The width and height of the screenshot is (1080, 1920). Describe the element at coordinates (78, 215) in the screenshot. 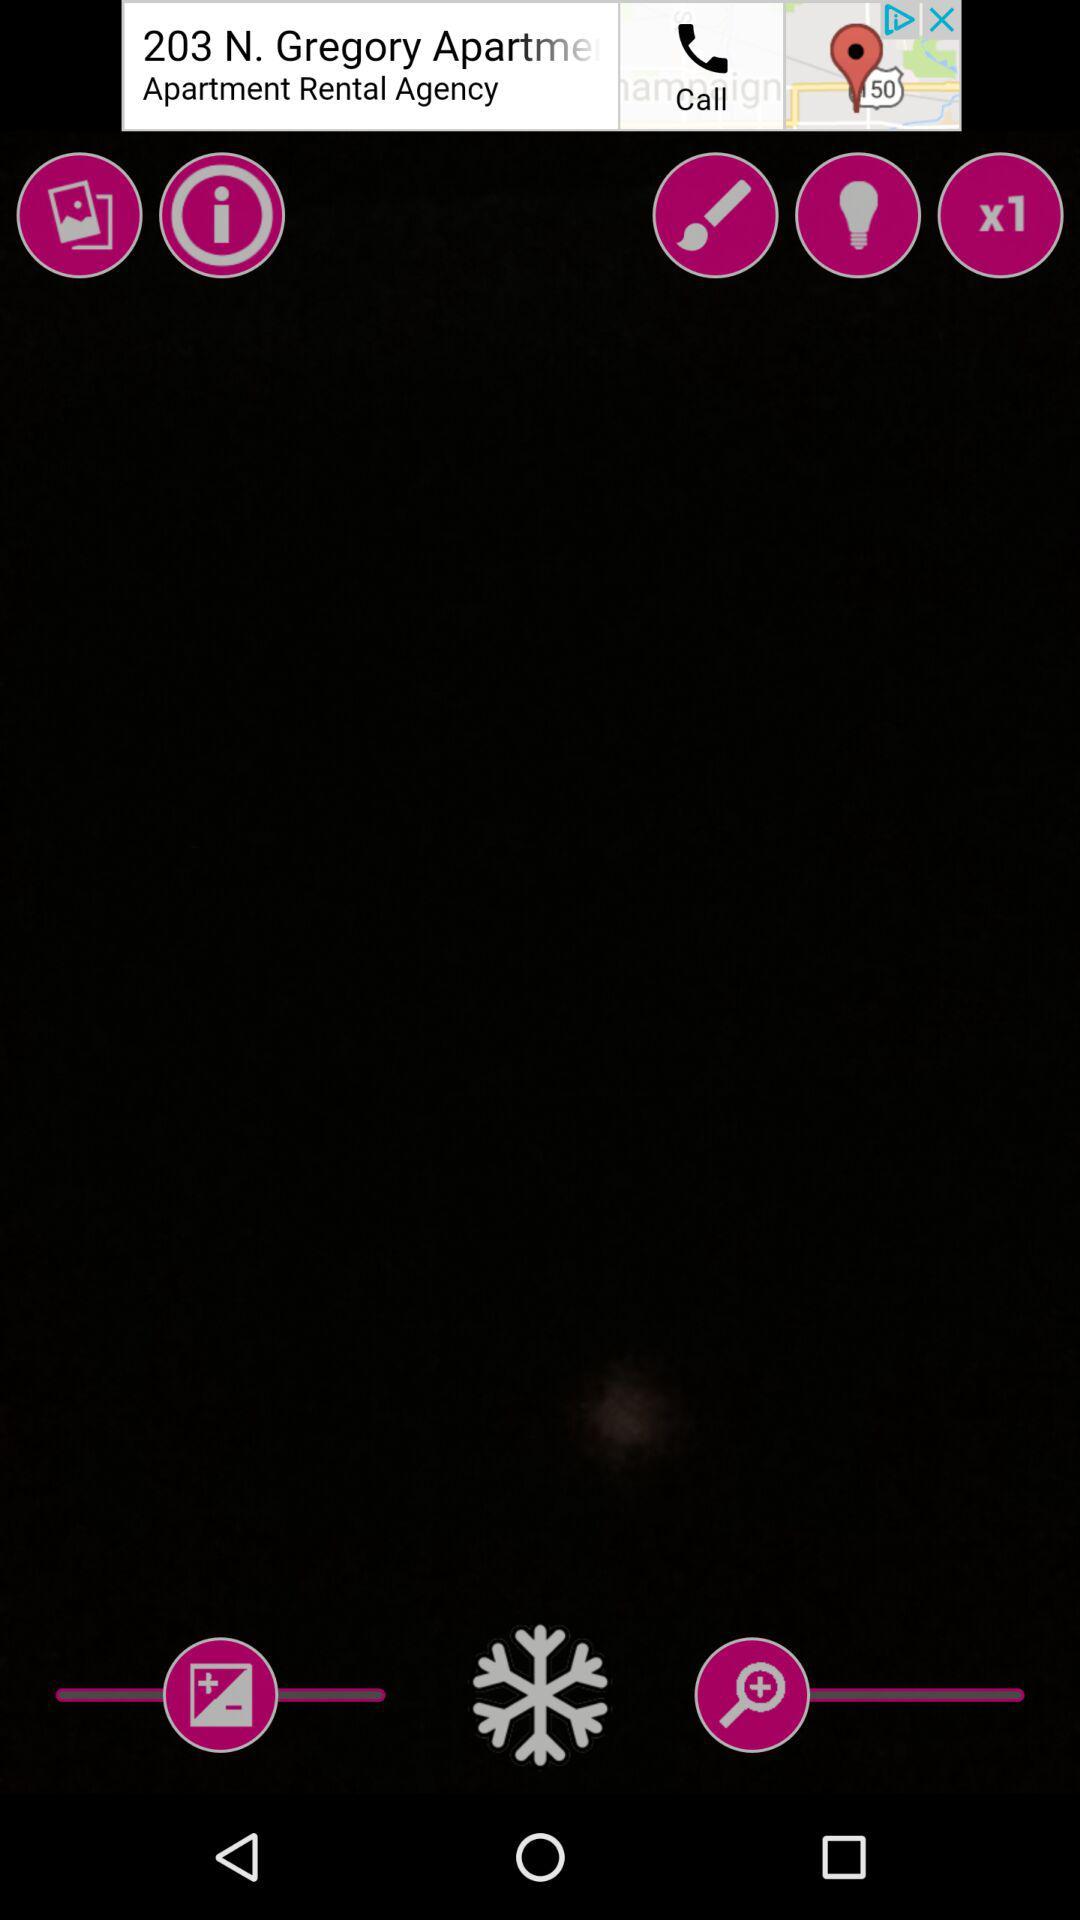

I see `the wallpaper icon` at that location.